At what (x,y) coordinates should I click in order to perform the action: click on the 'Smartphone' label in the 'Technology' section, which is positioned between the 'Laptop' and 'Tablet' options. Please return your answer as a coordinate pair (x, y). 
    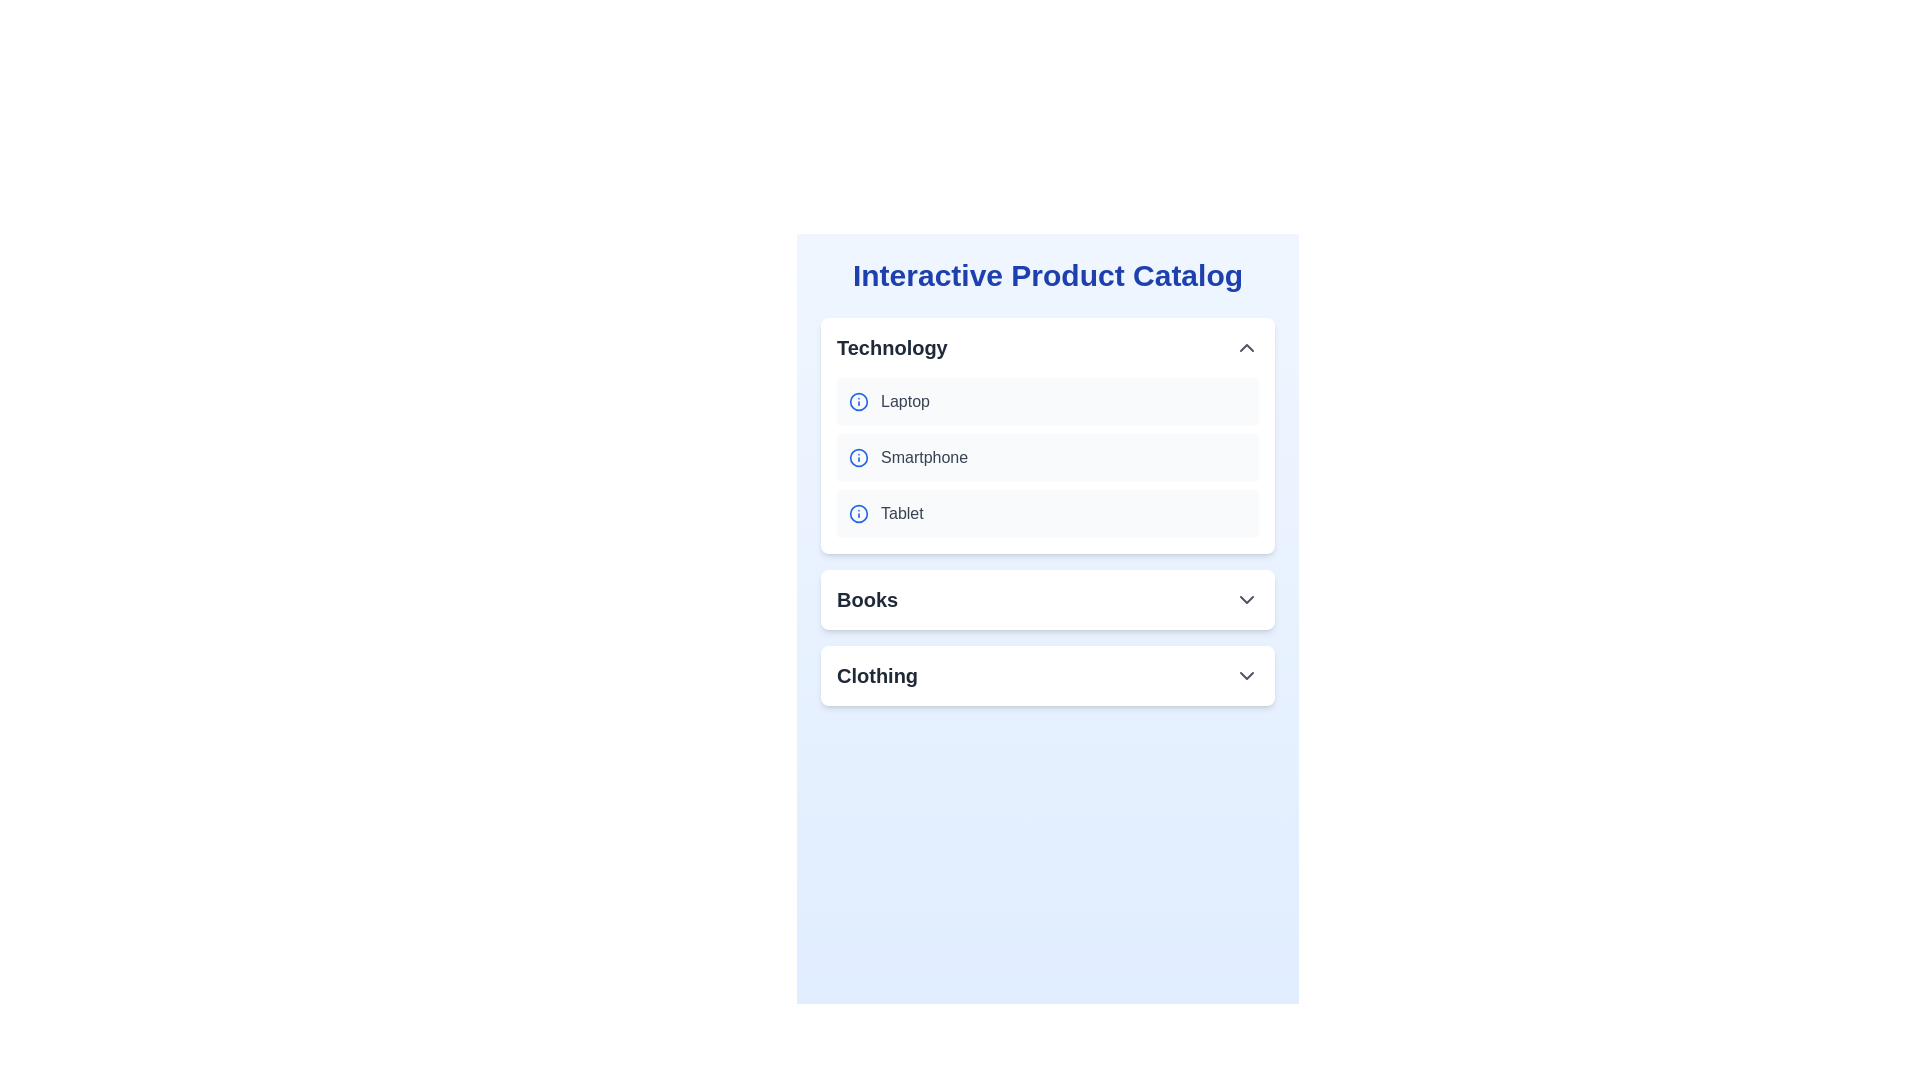
    Looking at the image, I should click on (923, 458).